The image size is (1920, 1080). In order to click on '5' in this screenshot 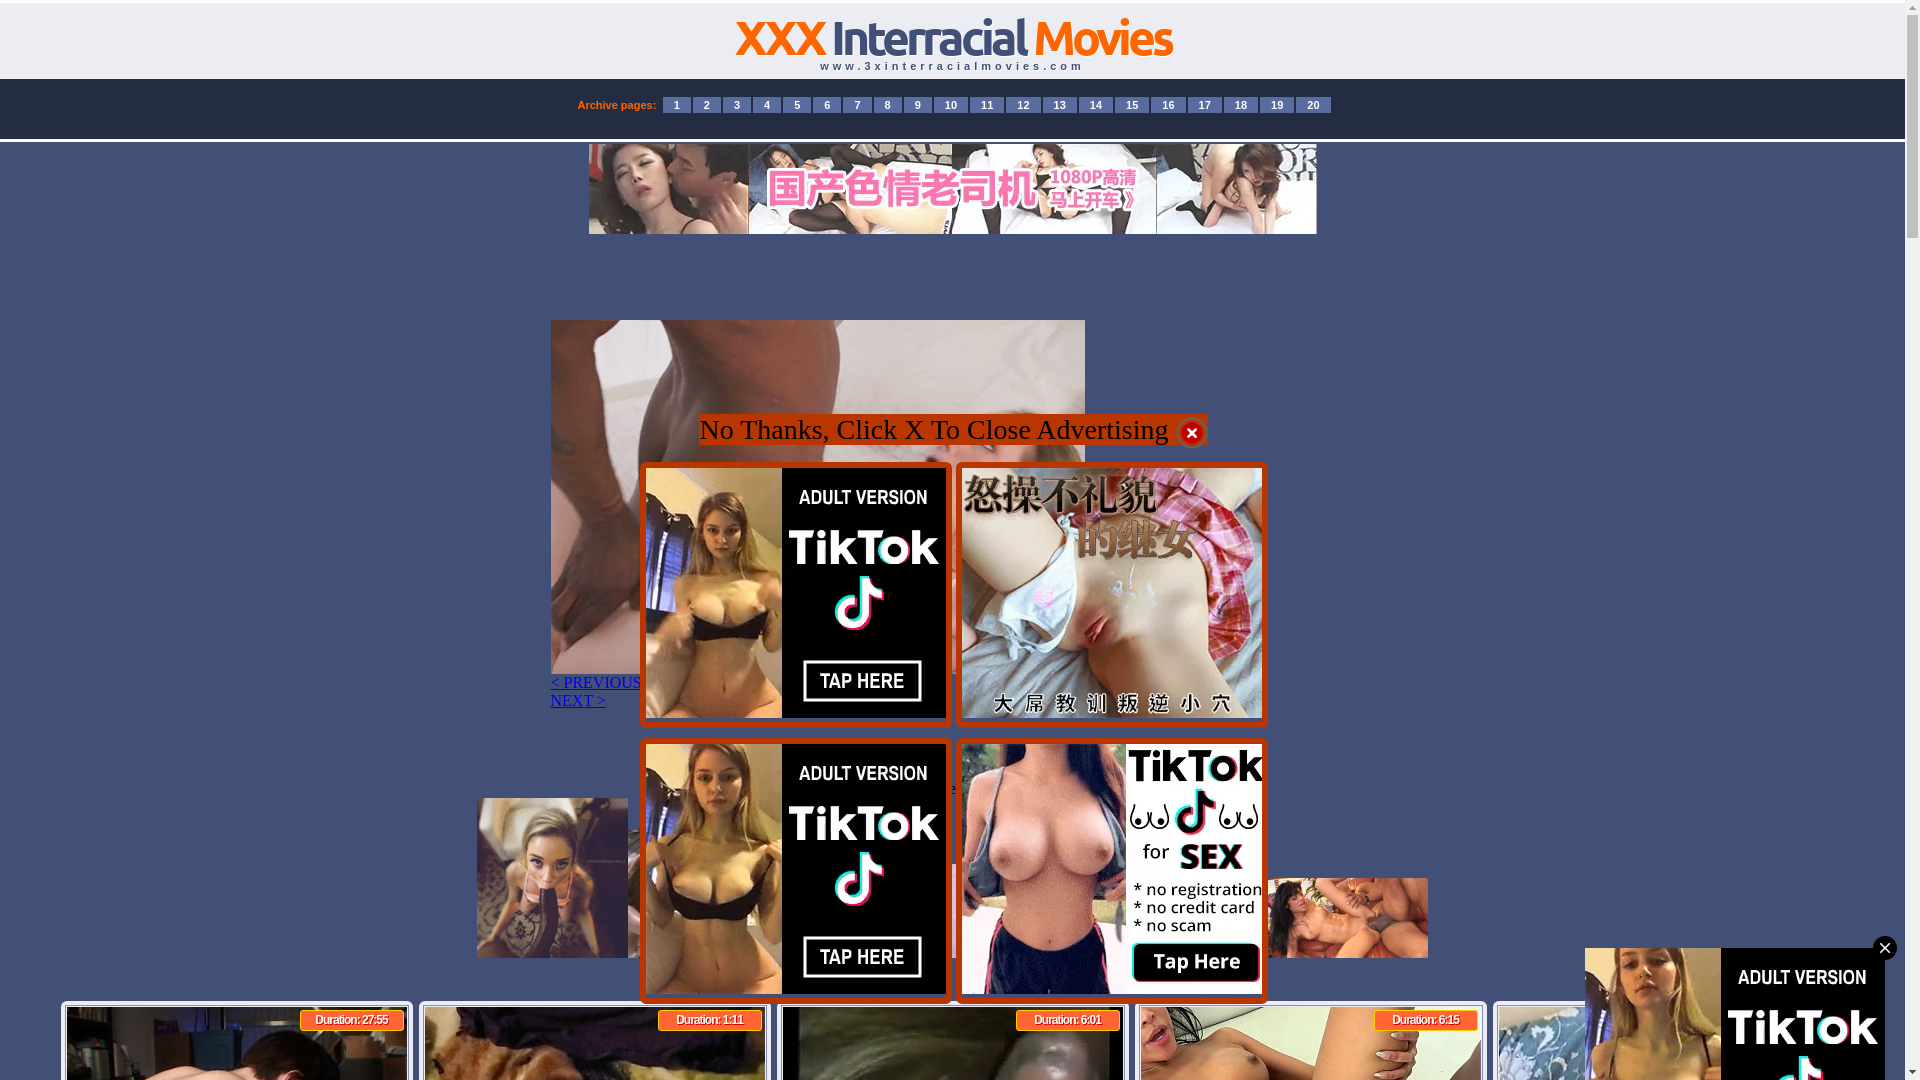, I will do `click(795, 104)`.